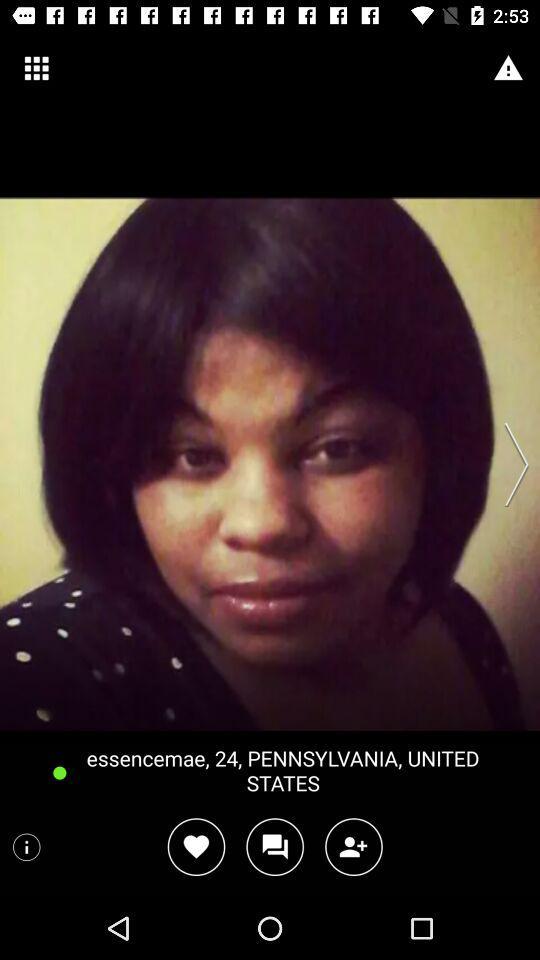 This screenshot has width=540, height=960. Describe the element at coordinates (36, 68) in the screenshot. I see `icon at the top left corner` at that location.